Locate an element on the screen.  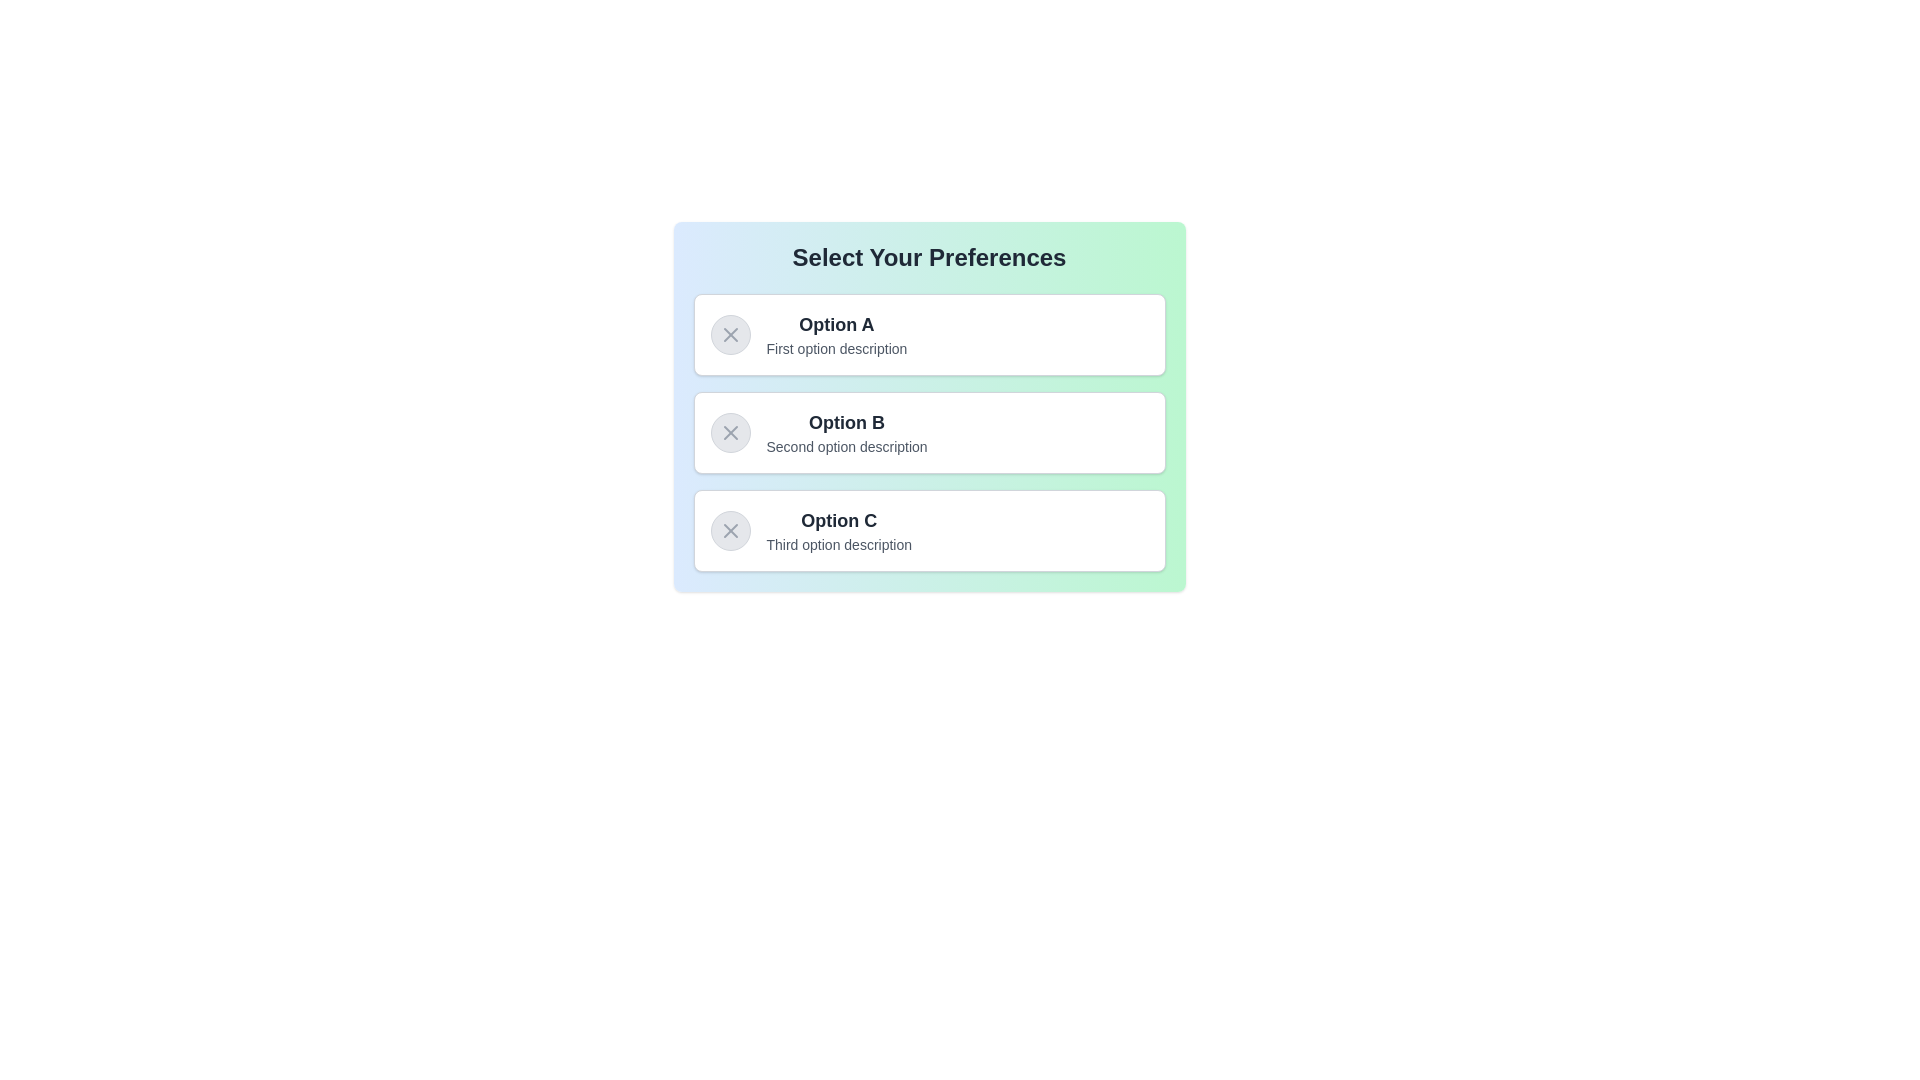
the close icon located to the left of the text description for 'Option A' in the preference selection list to deselect the option is located at coordinates (729, 334).